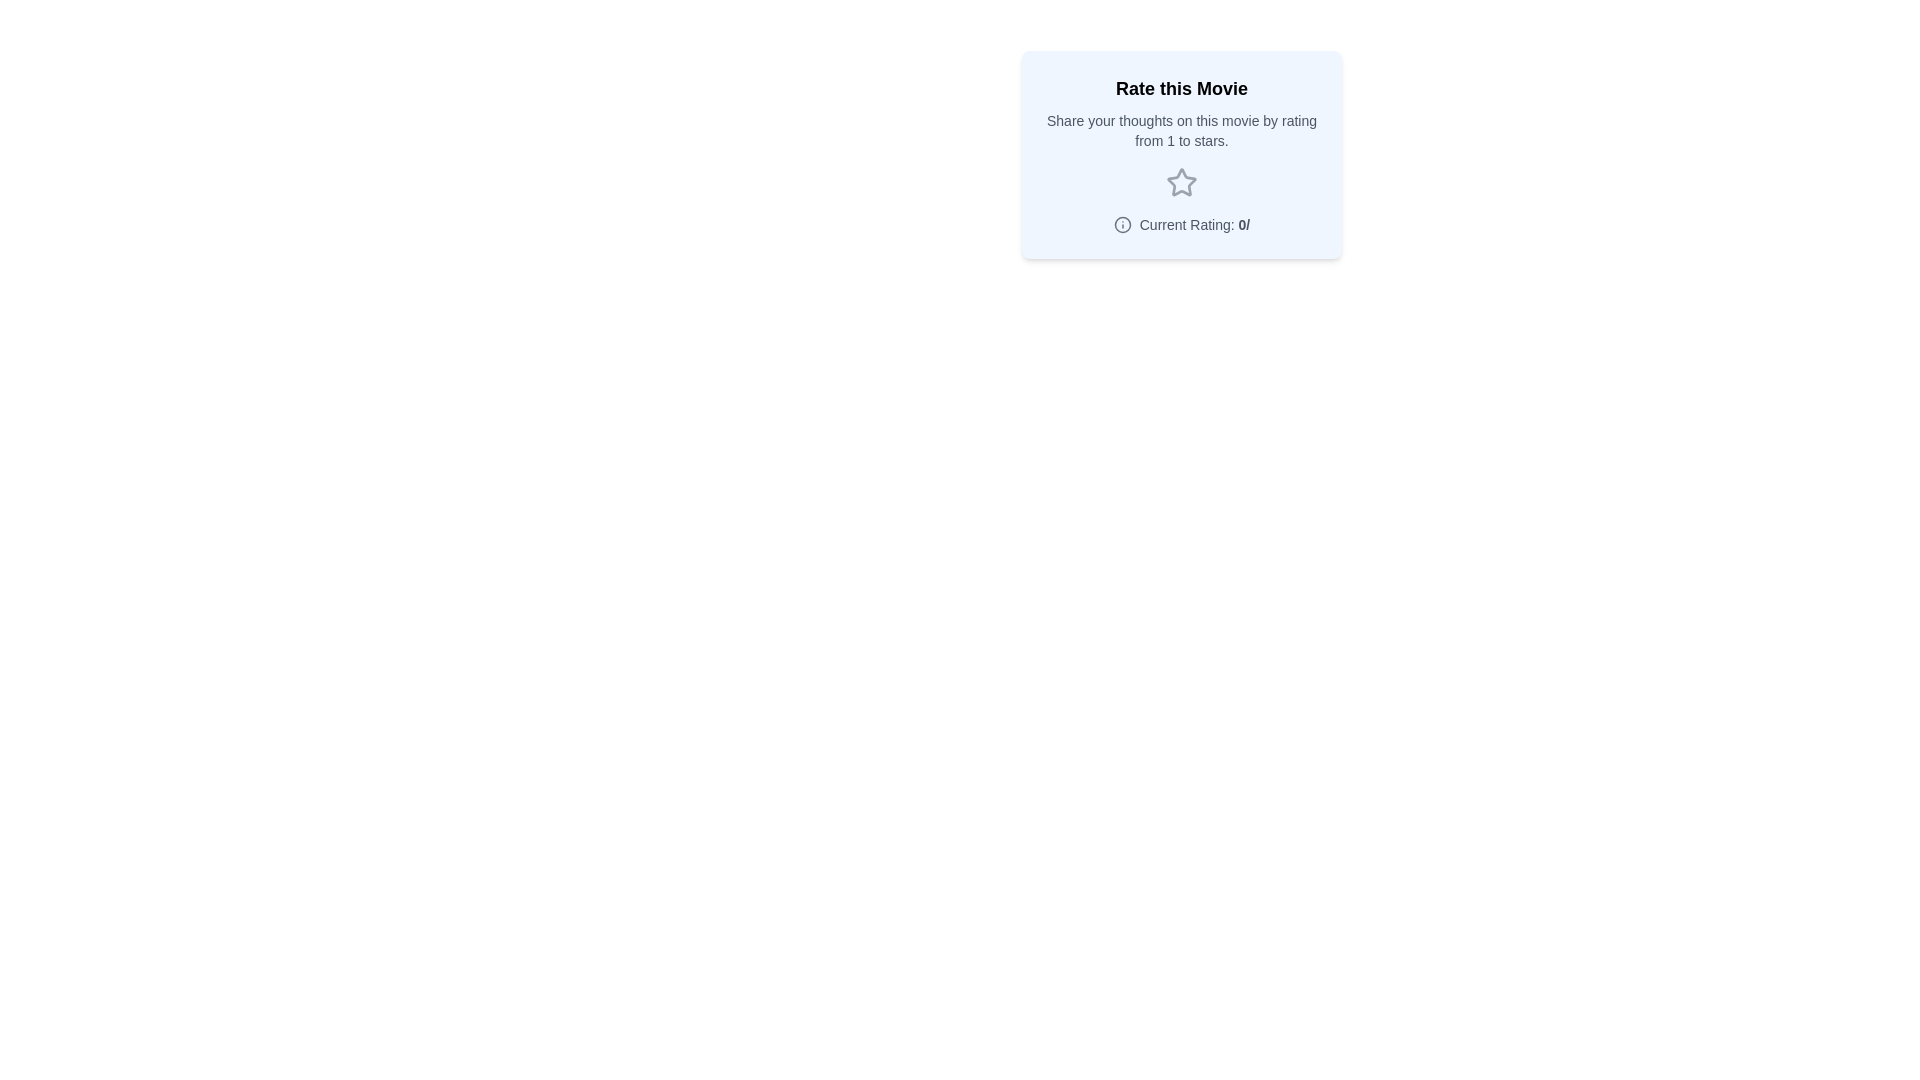 Image resolution: width=1920 pixels, height=1080 pixels. I want to click on the movie rating icon located at the top center of the light-blue card titled 'Rate this Movie', which allows users, so click(1181, 182).